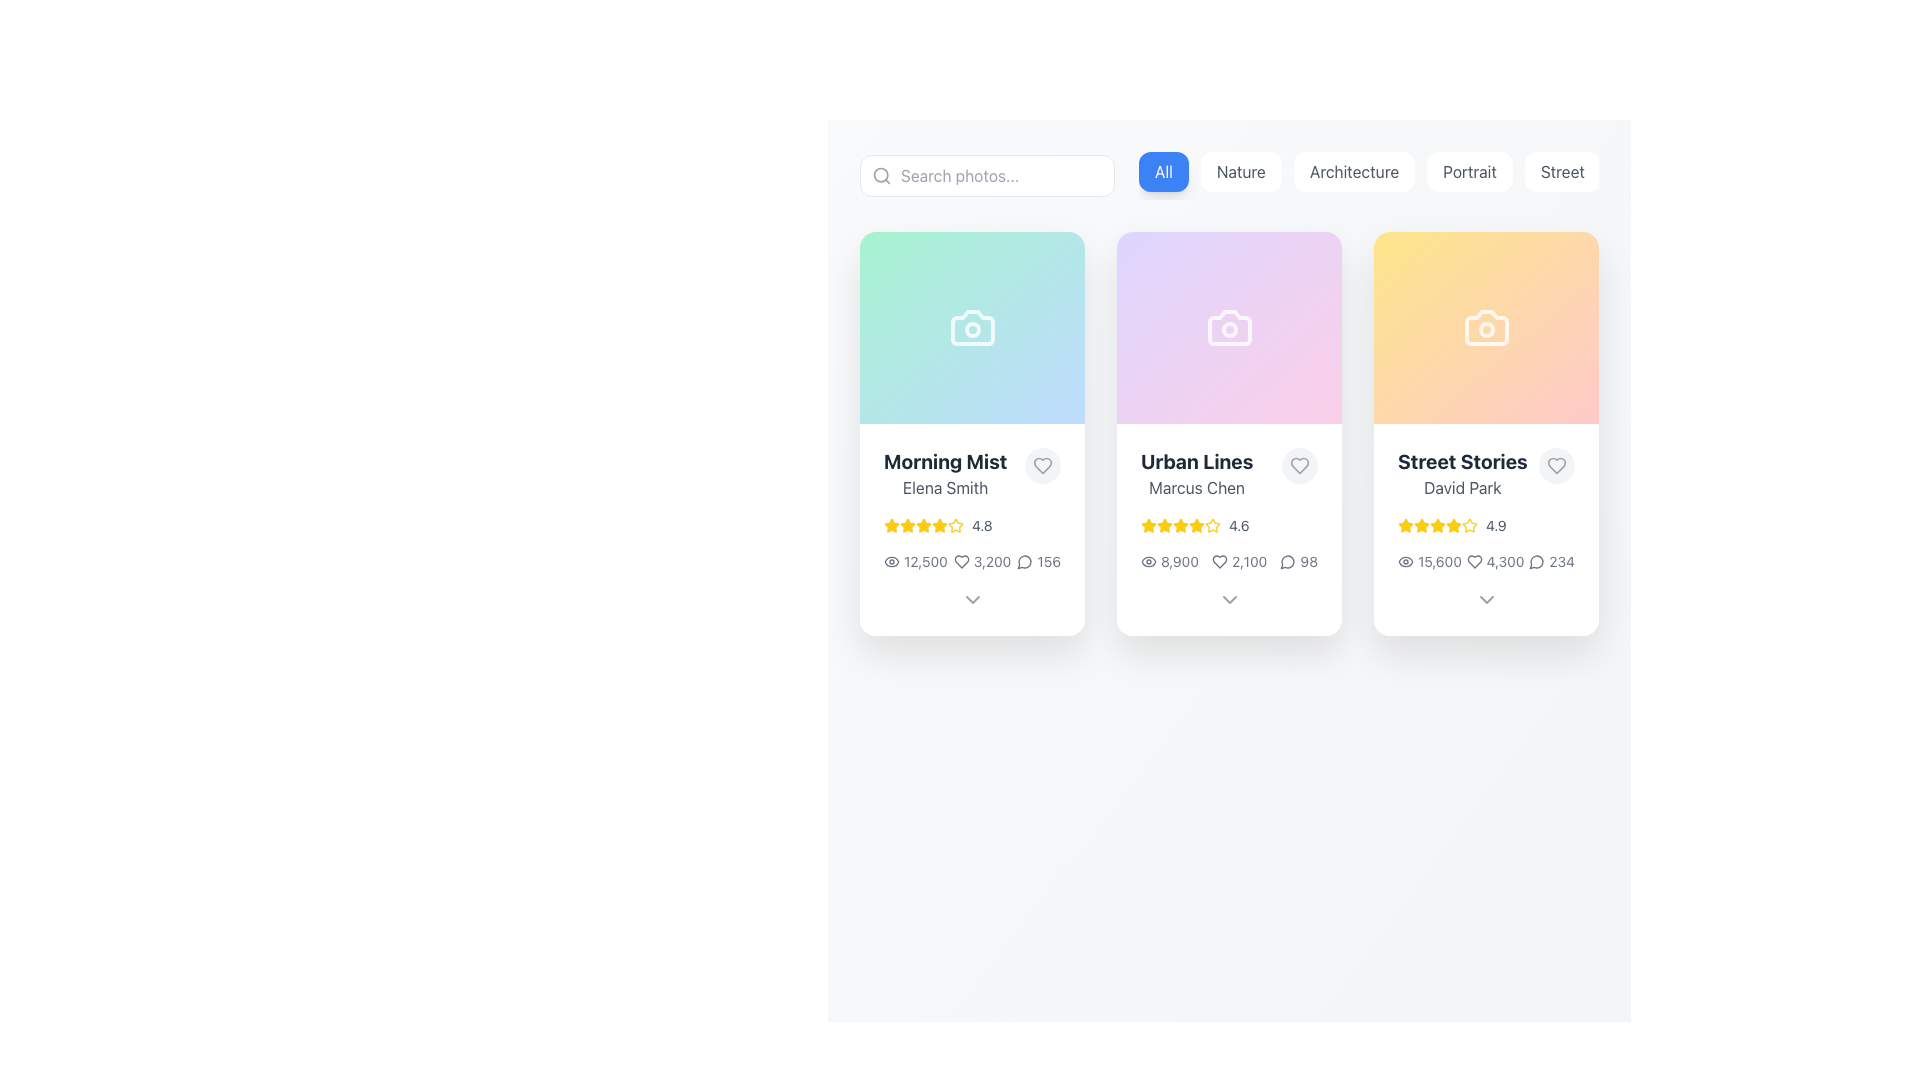 Image resolution: width=1920 pixels, height=1080 pixels. What do you see at coordinates (972, 599) in the screenshot?
I see `the Chevron Down icon located at the bottom section of the 'Morning Mist' card` at bounding box center [972, 599].